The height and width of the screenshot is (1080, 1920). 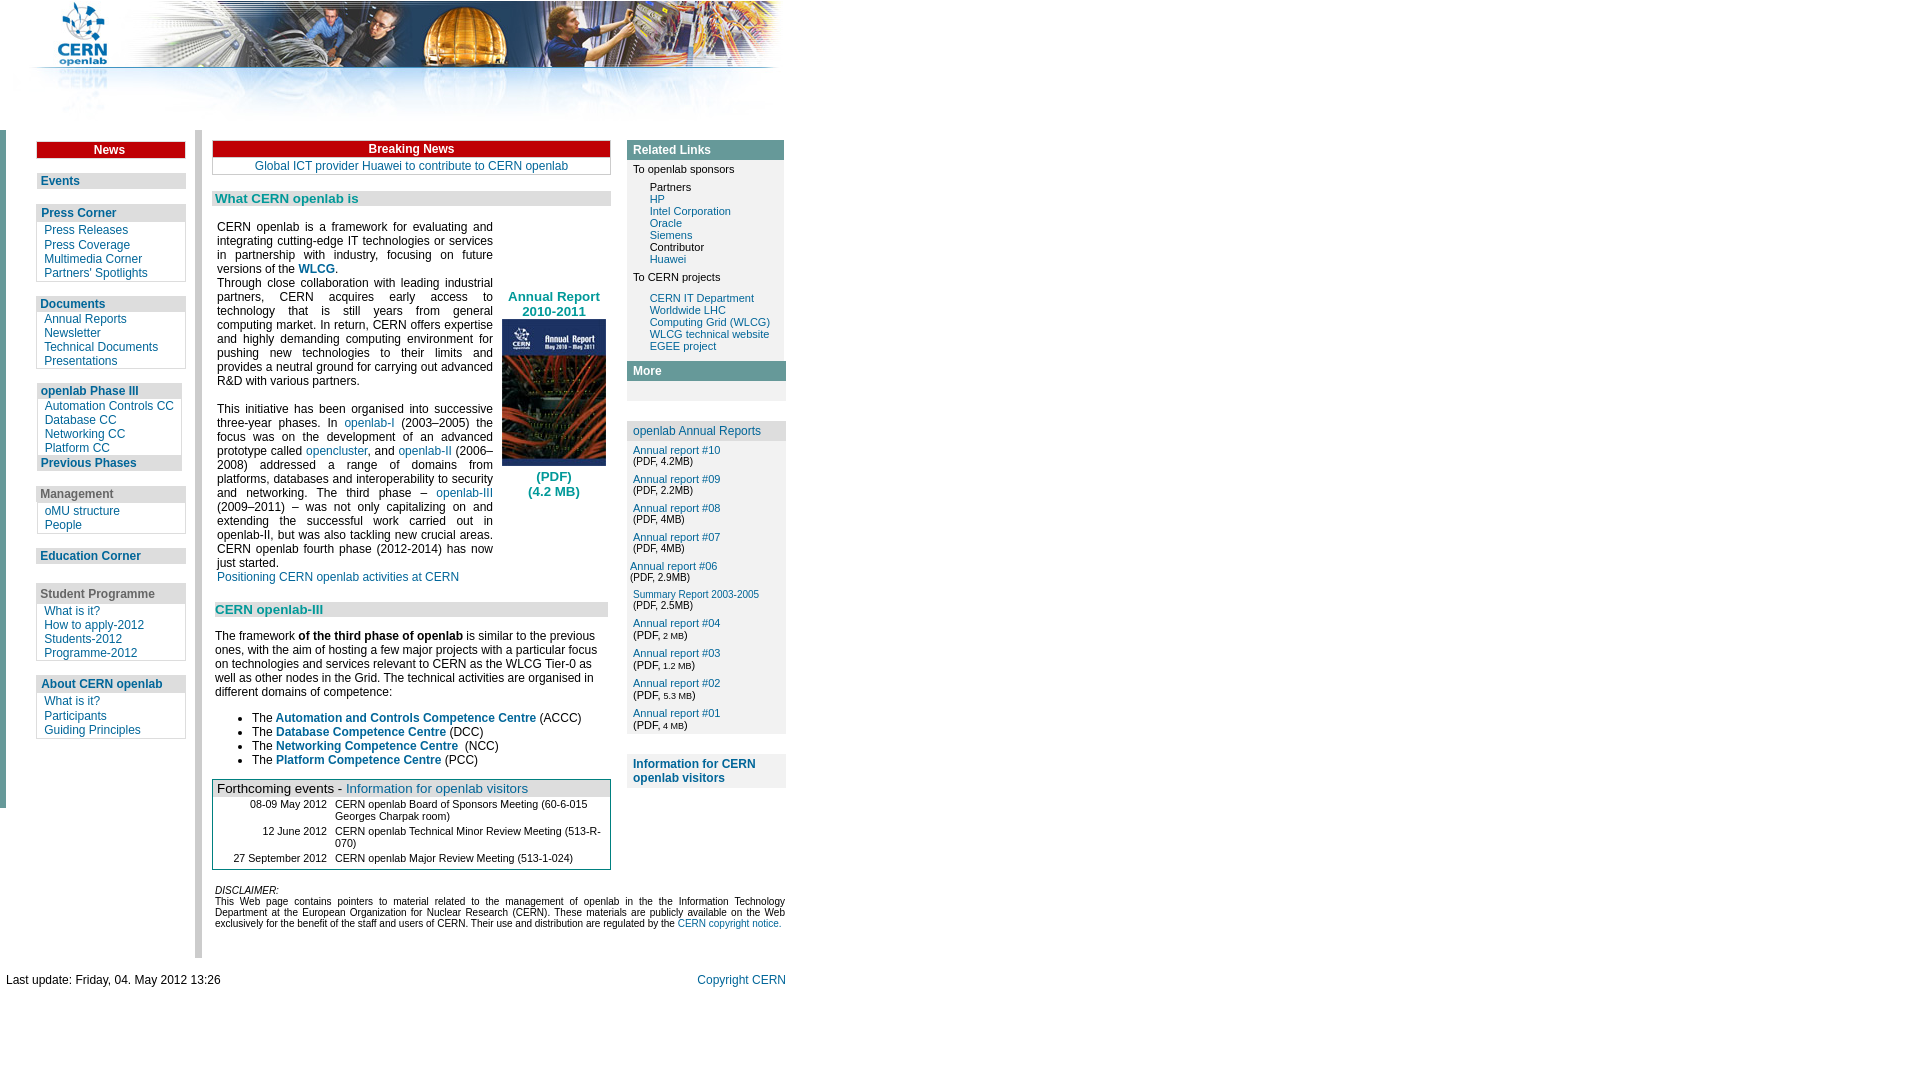 What do you see at coordinates (666, 223) in the screenshot?
I see `'Oracle'` at bounding box center [666, 223].